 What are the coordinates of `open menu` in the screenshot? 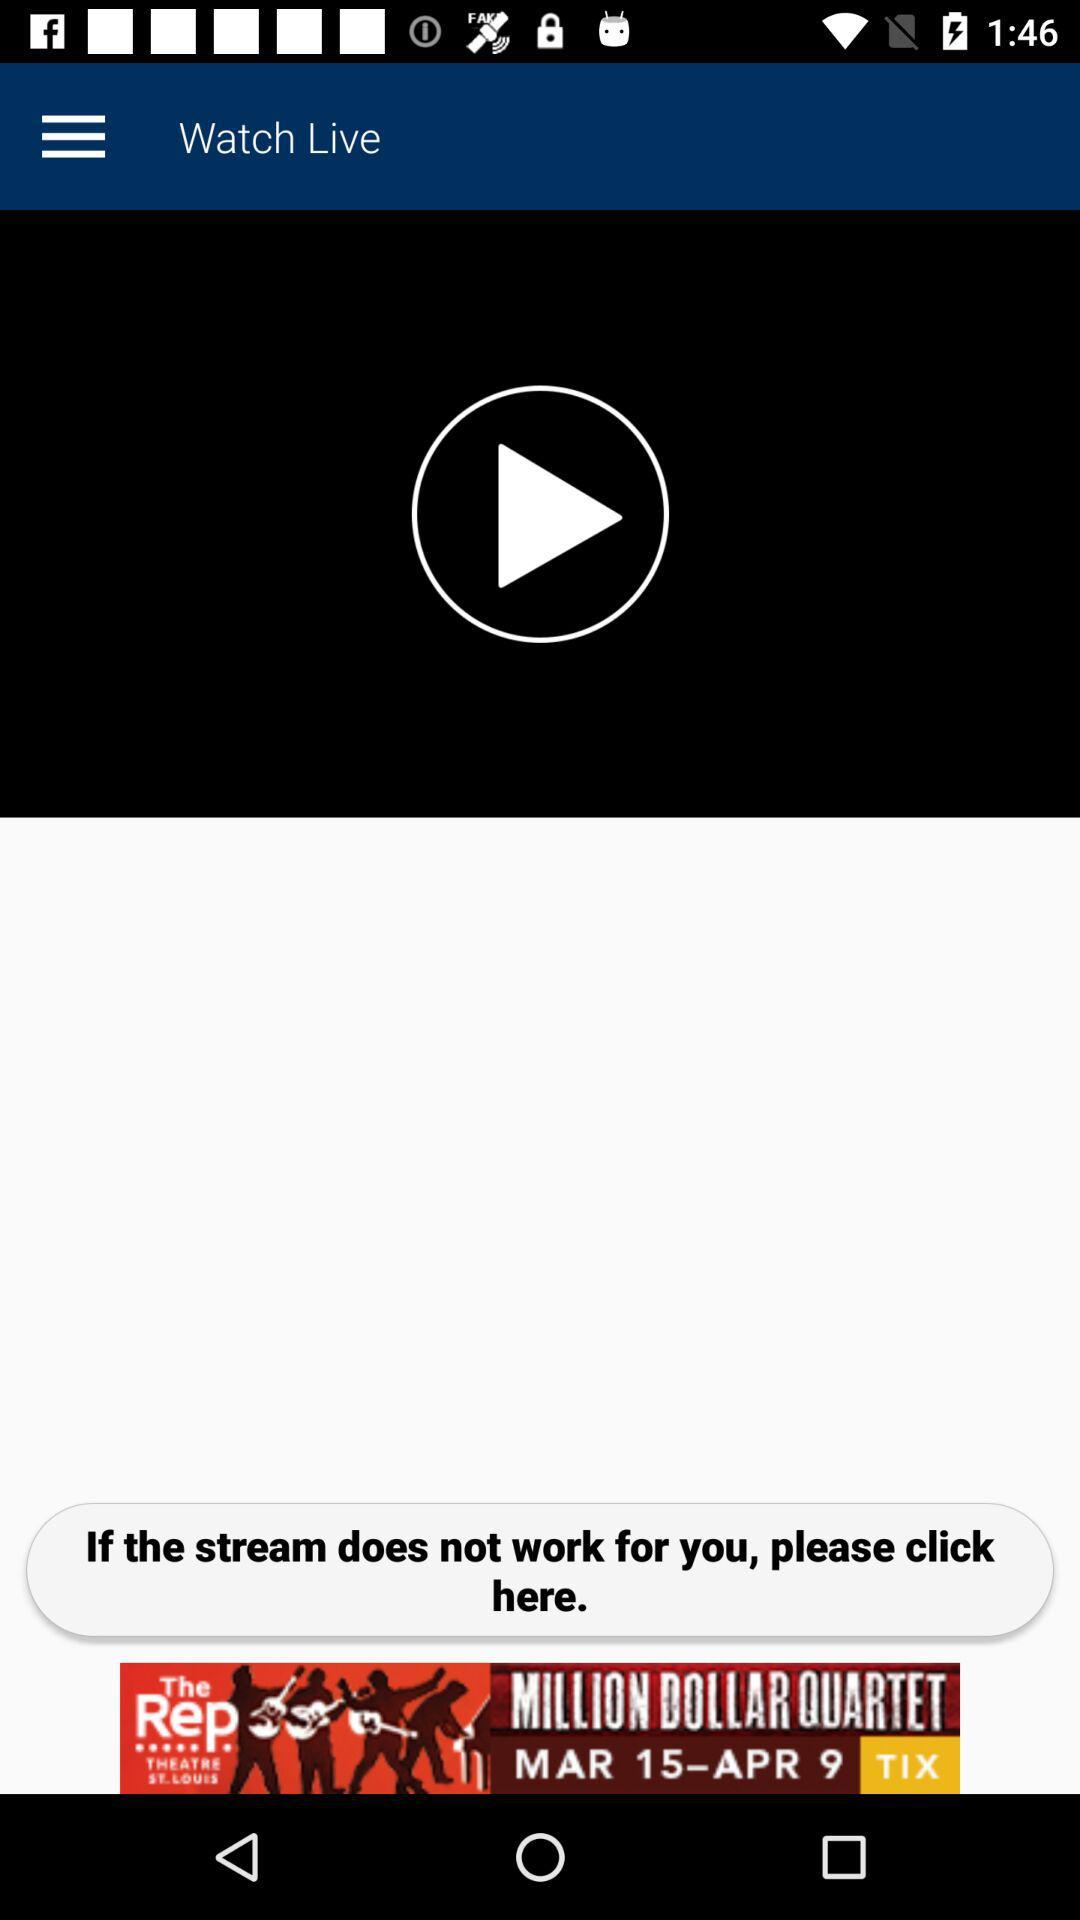 It's located at (72, 135).